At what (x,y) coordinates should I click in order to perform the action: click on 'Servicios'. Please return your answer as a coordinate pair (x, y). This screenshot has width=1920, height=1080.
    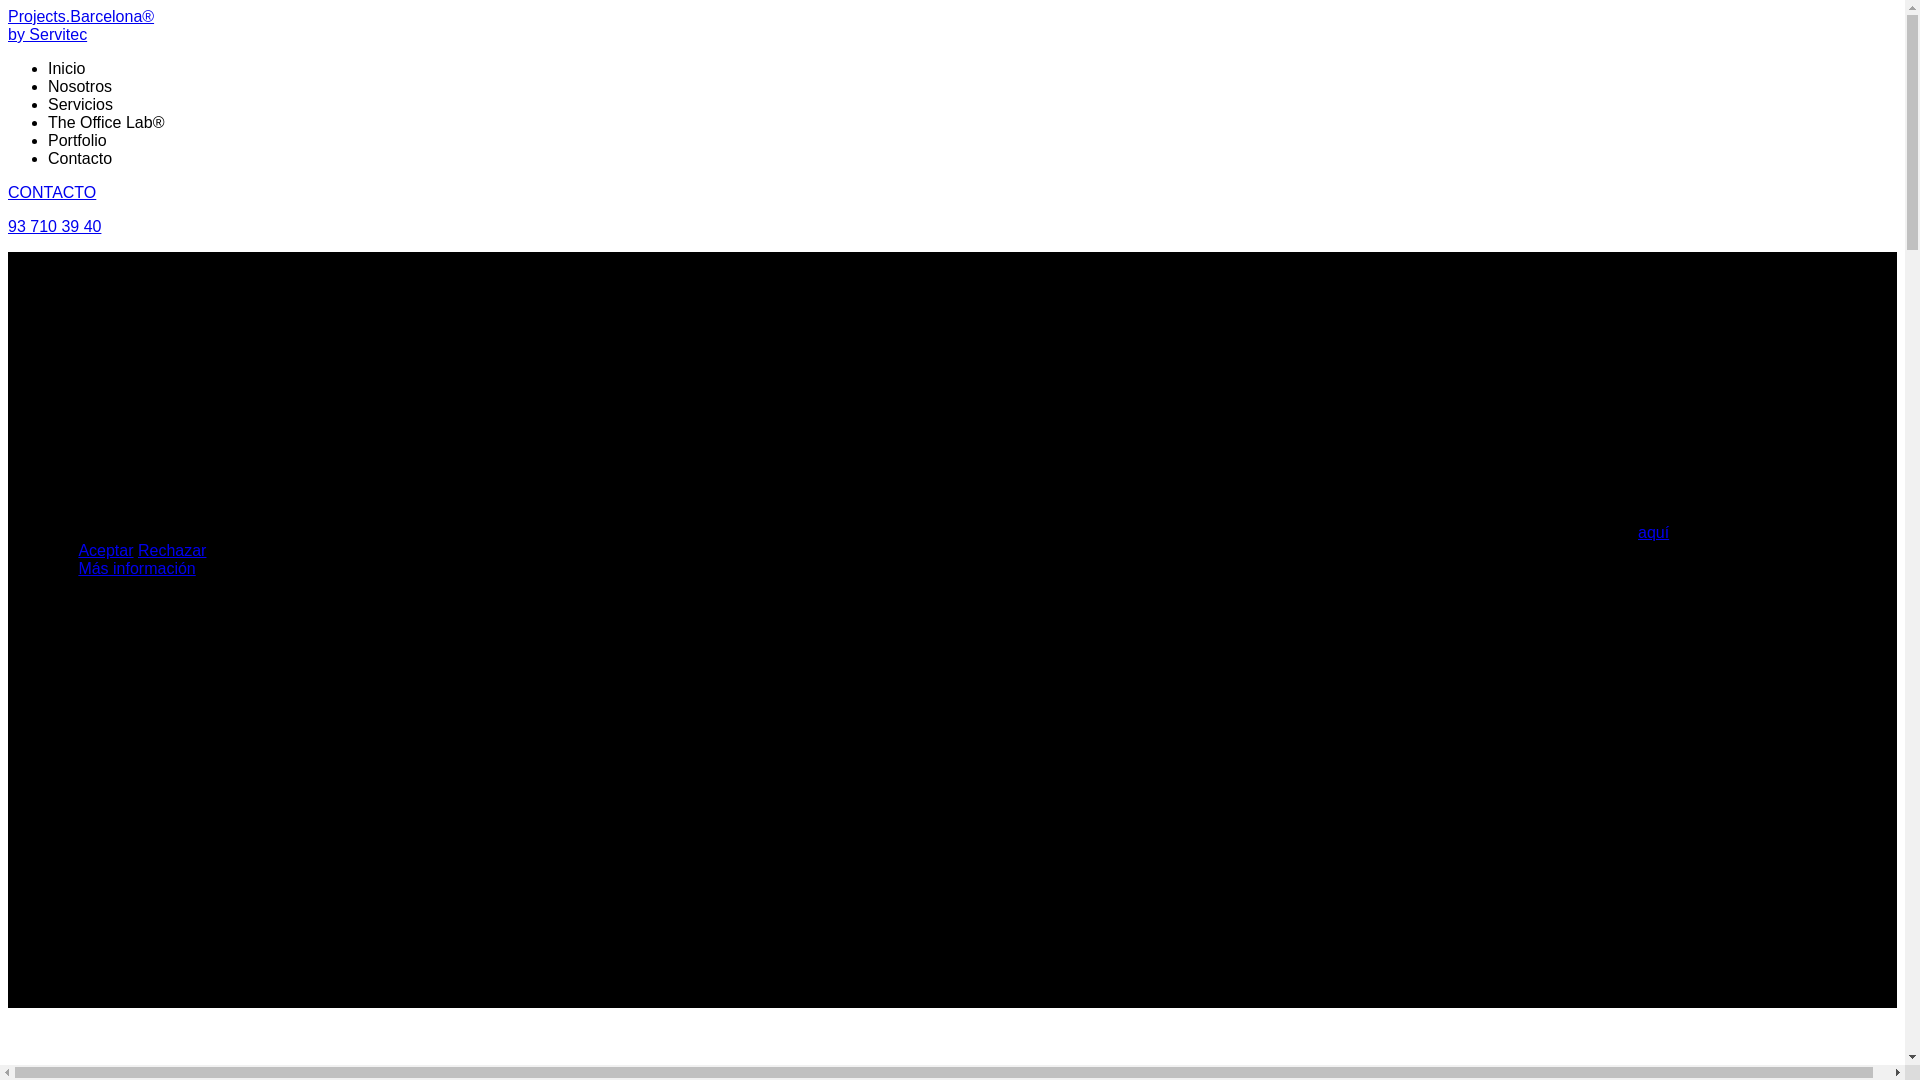
    Looking at the image, I should click on (80, 104).